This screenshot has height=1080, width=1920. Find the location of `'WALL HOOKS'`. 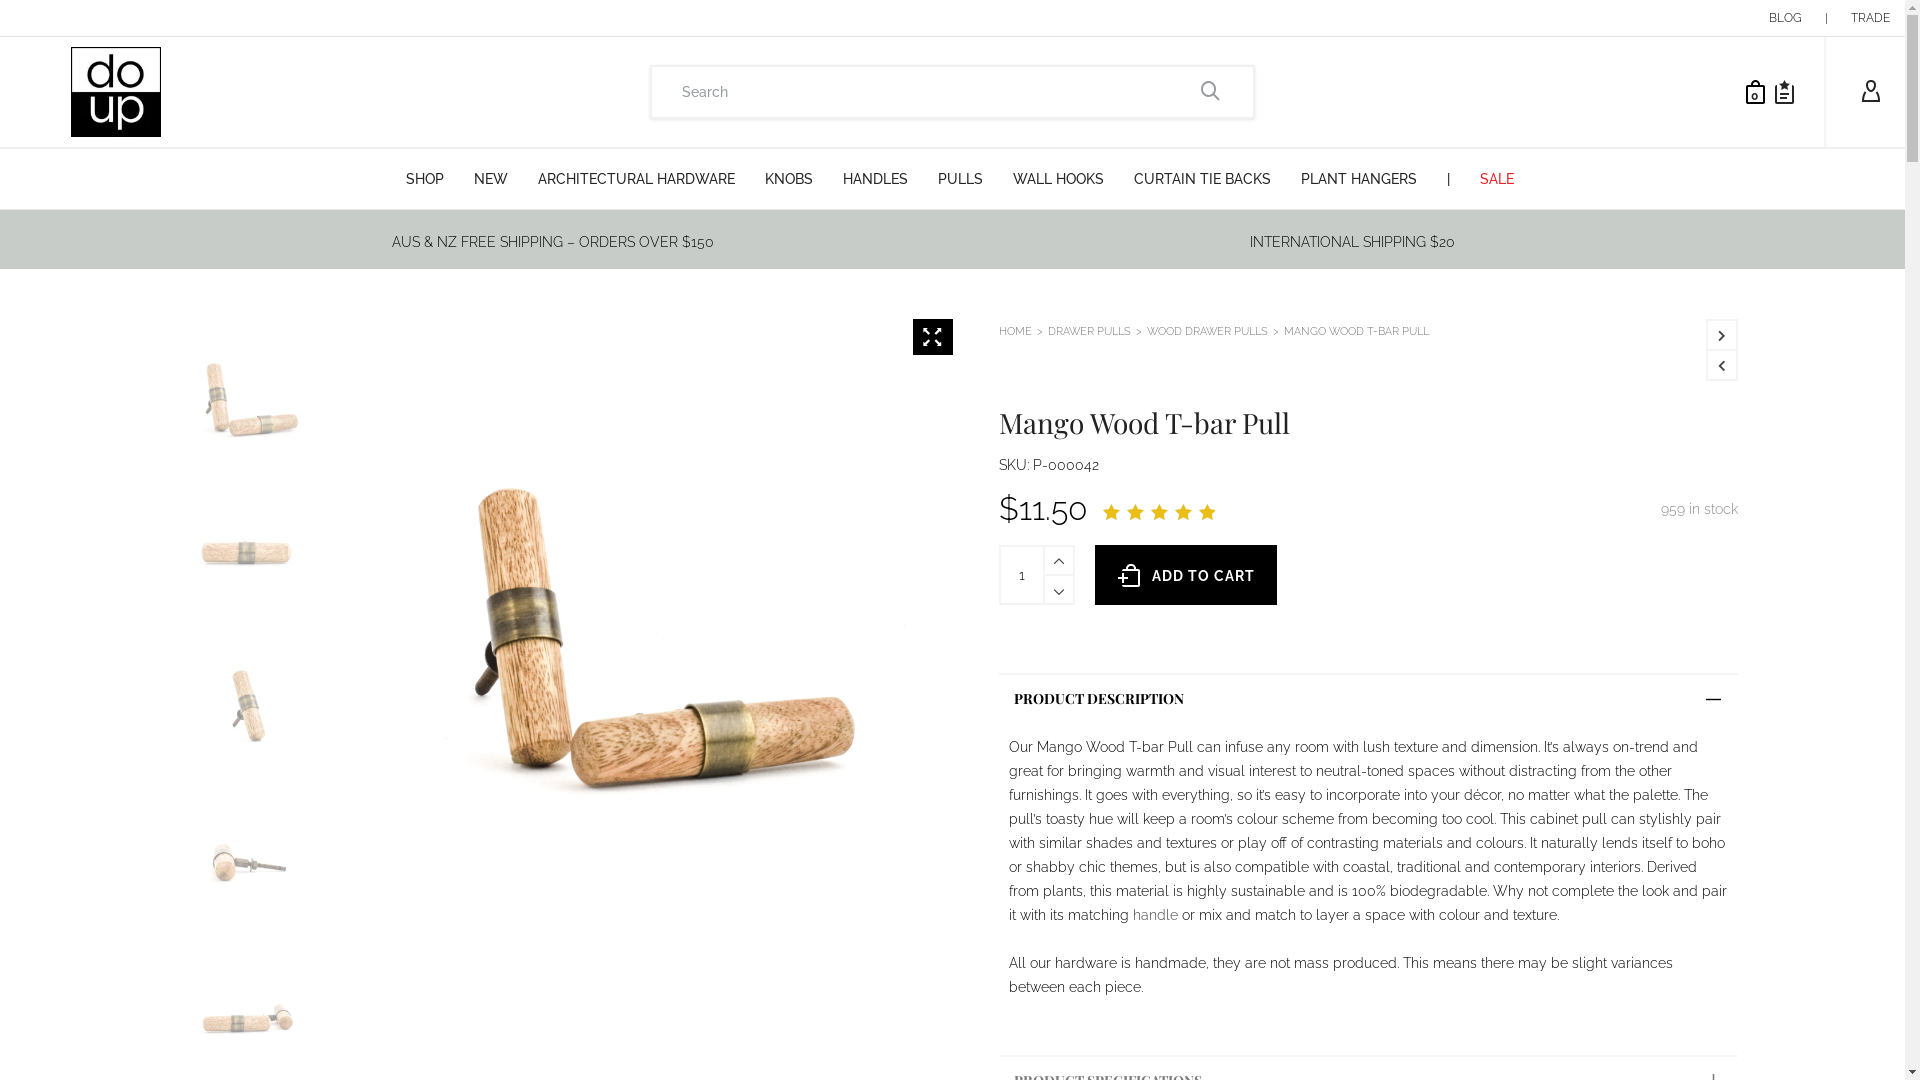

'WALL HOOKS' is located at coordinates (1057, 177).